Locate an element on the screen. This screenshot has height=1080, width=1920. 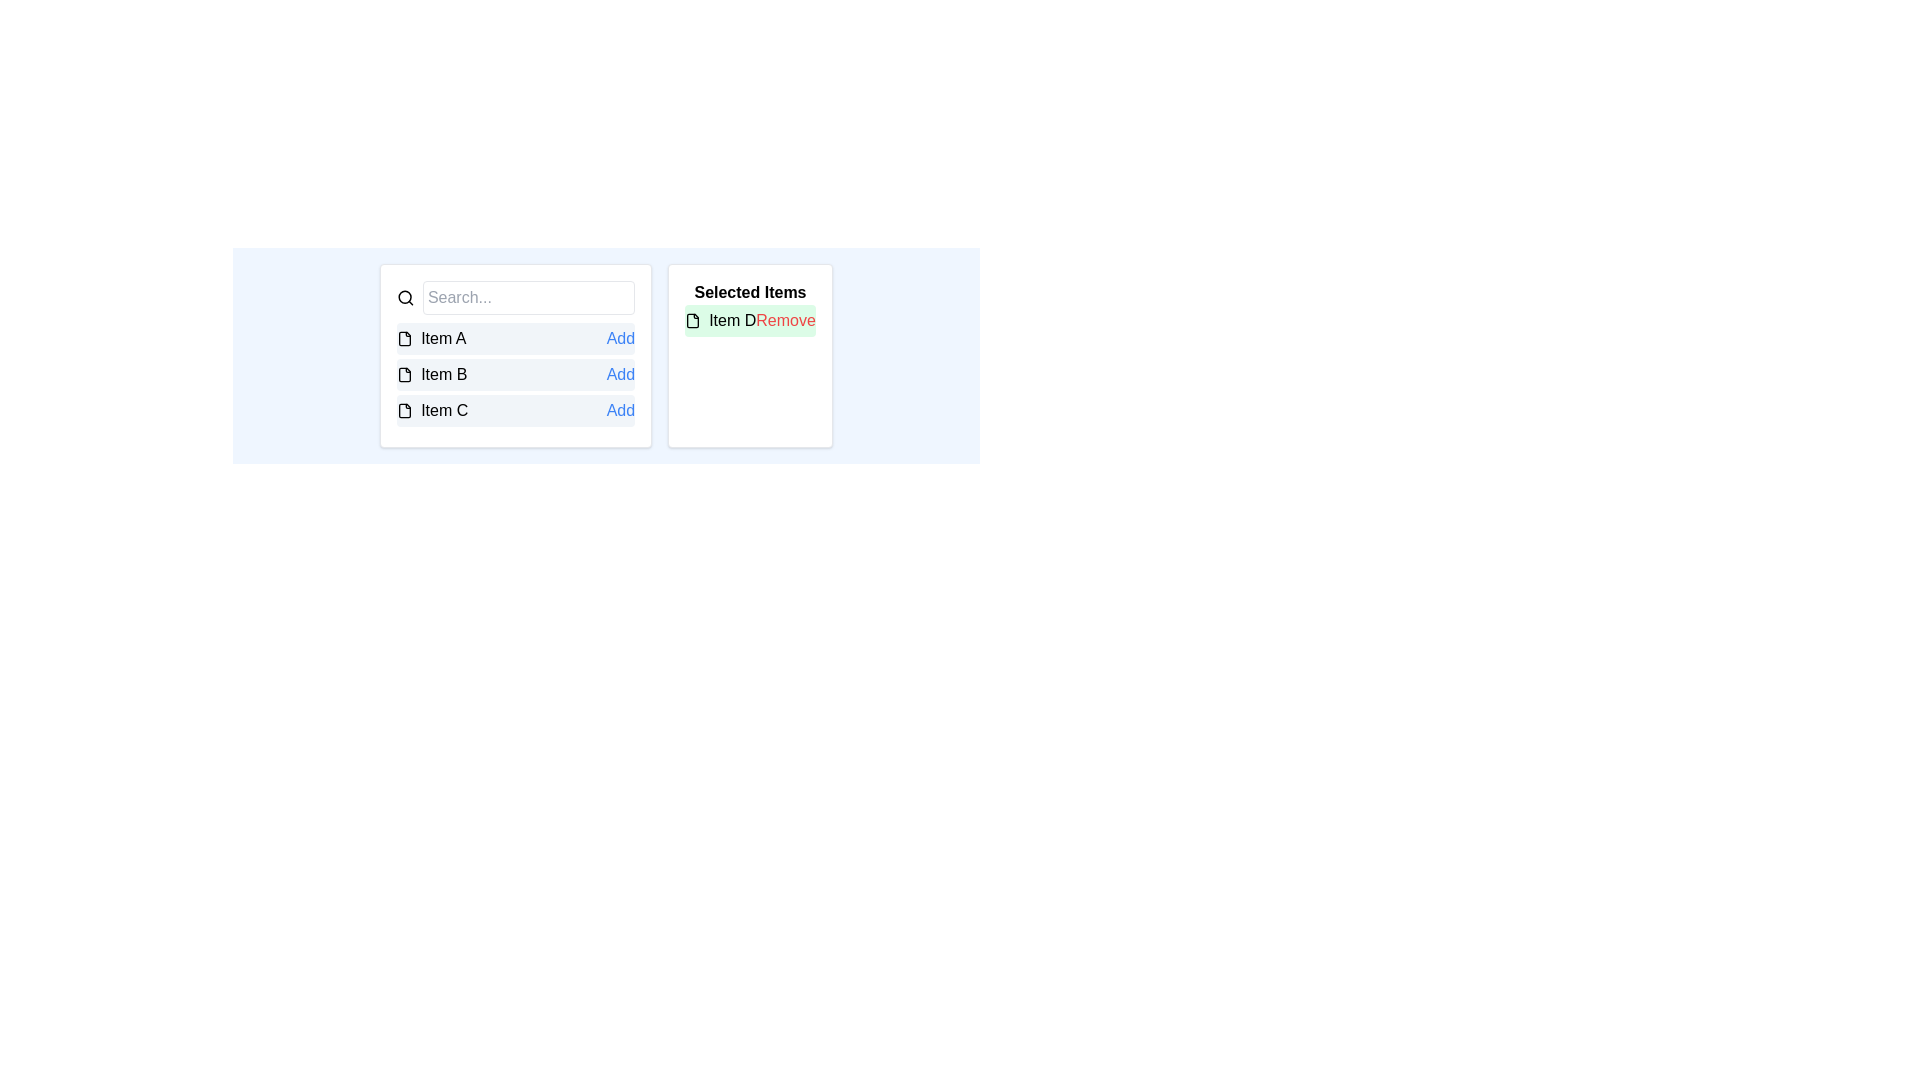
the small document icon located in the first column of the row labeled 'Item A', which features a folded corner design is located at coordinates (404, 338).